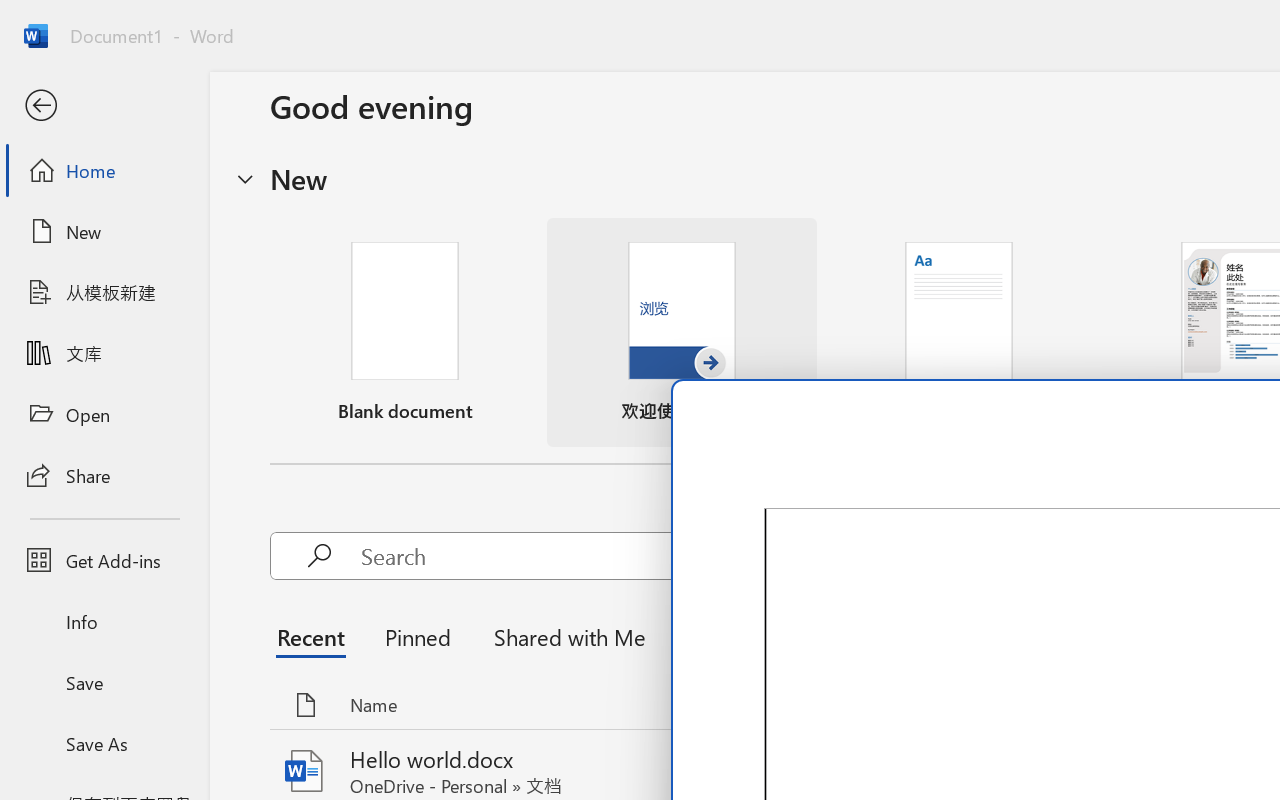 This screenshot has width=1280, height=800. What do you see at coordinates (315, 635) in the screenshot?
I see `'Recent'` at bounding box center [315, 635].